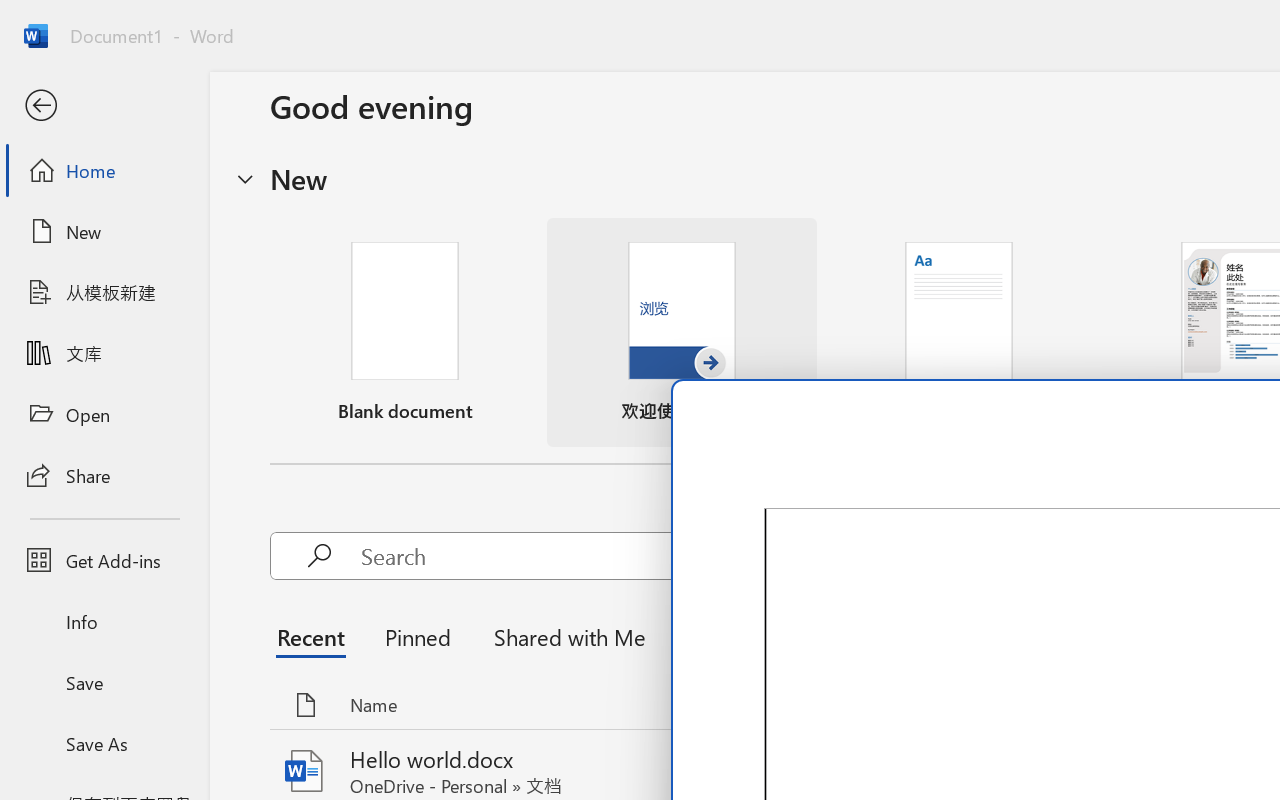 This screenshot has width=1280, height=800. What do you see at coordinates (315, 635) in the screenshot?
I see `'Recent'` at bounding box center [315, 635].